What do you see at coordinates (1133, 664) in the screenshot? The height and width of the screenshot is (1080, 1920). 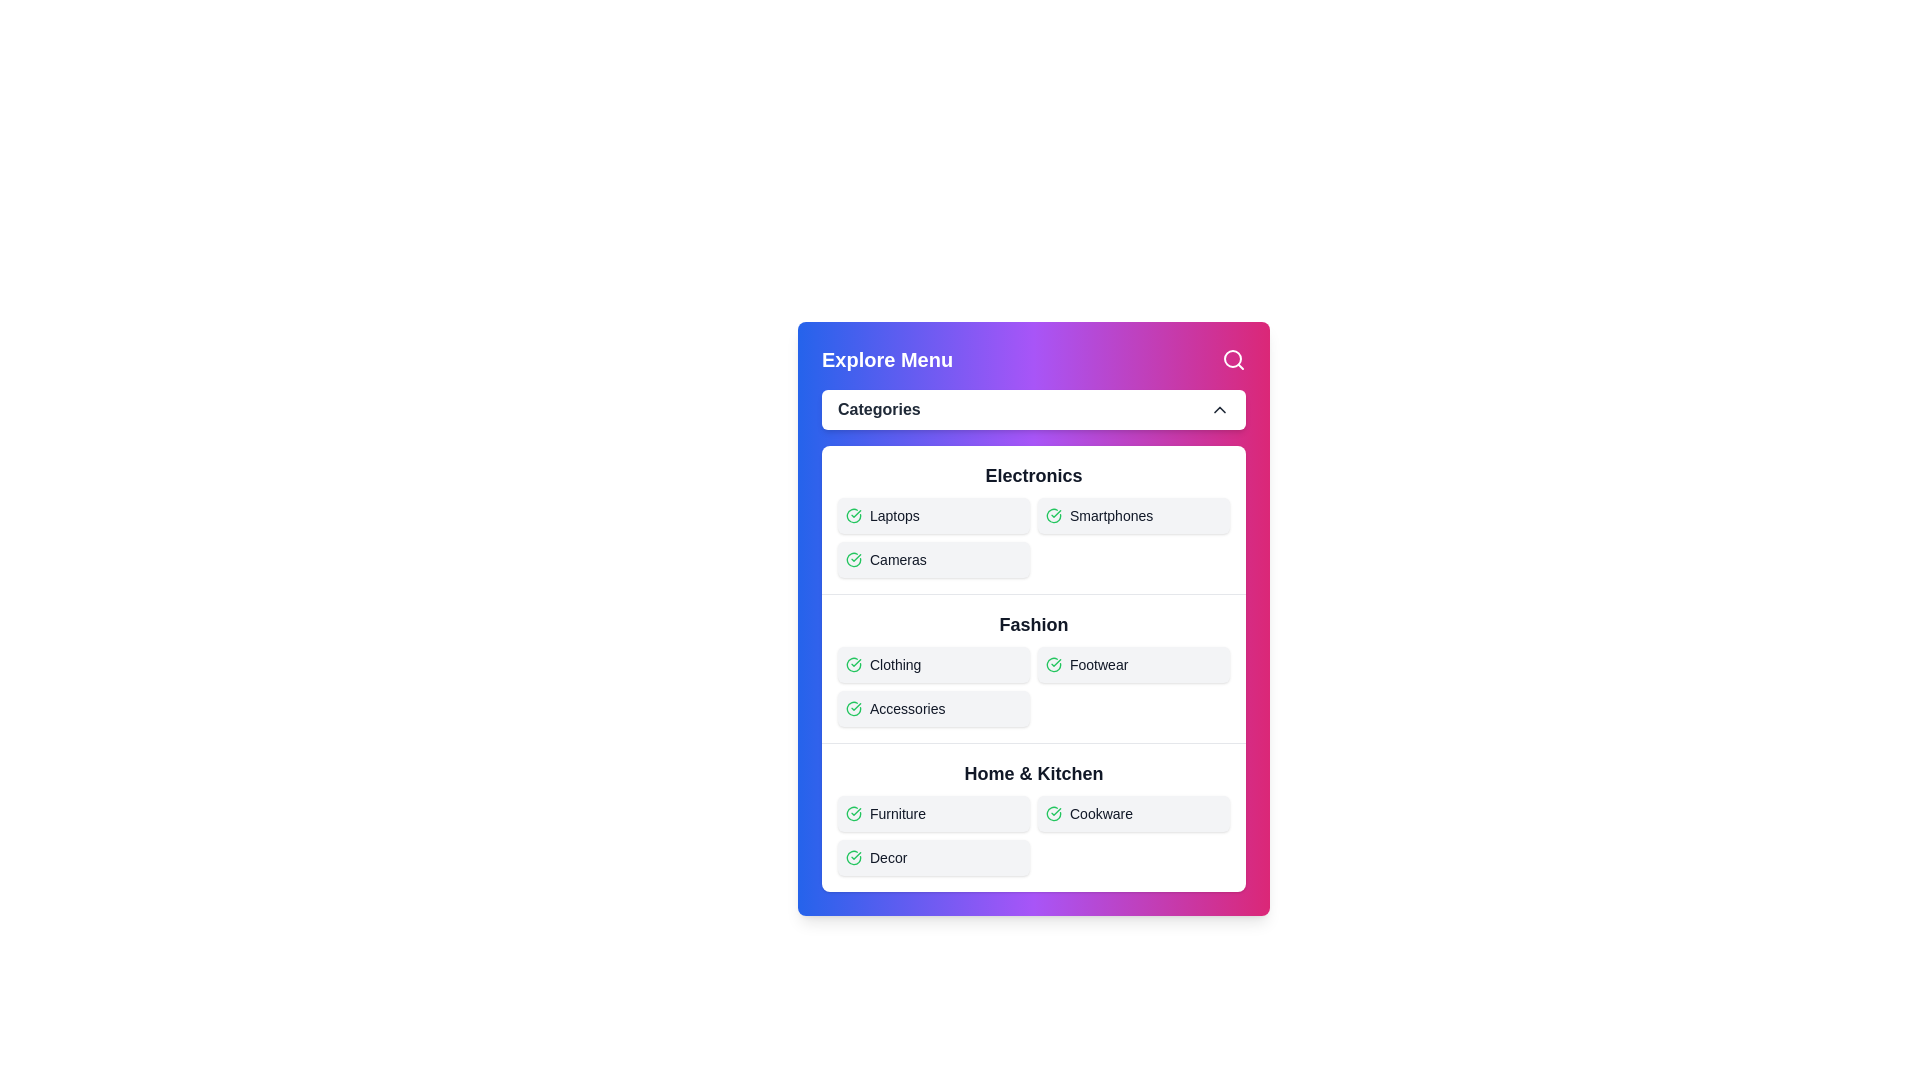 I see `the 'Footwear' button in the 'Fashion' category` at bounding box center [1133, 664].